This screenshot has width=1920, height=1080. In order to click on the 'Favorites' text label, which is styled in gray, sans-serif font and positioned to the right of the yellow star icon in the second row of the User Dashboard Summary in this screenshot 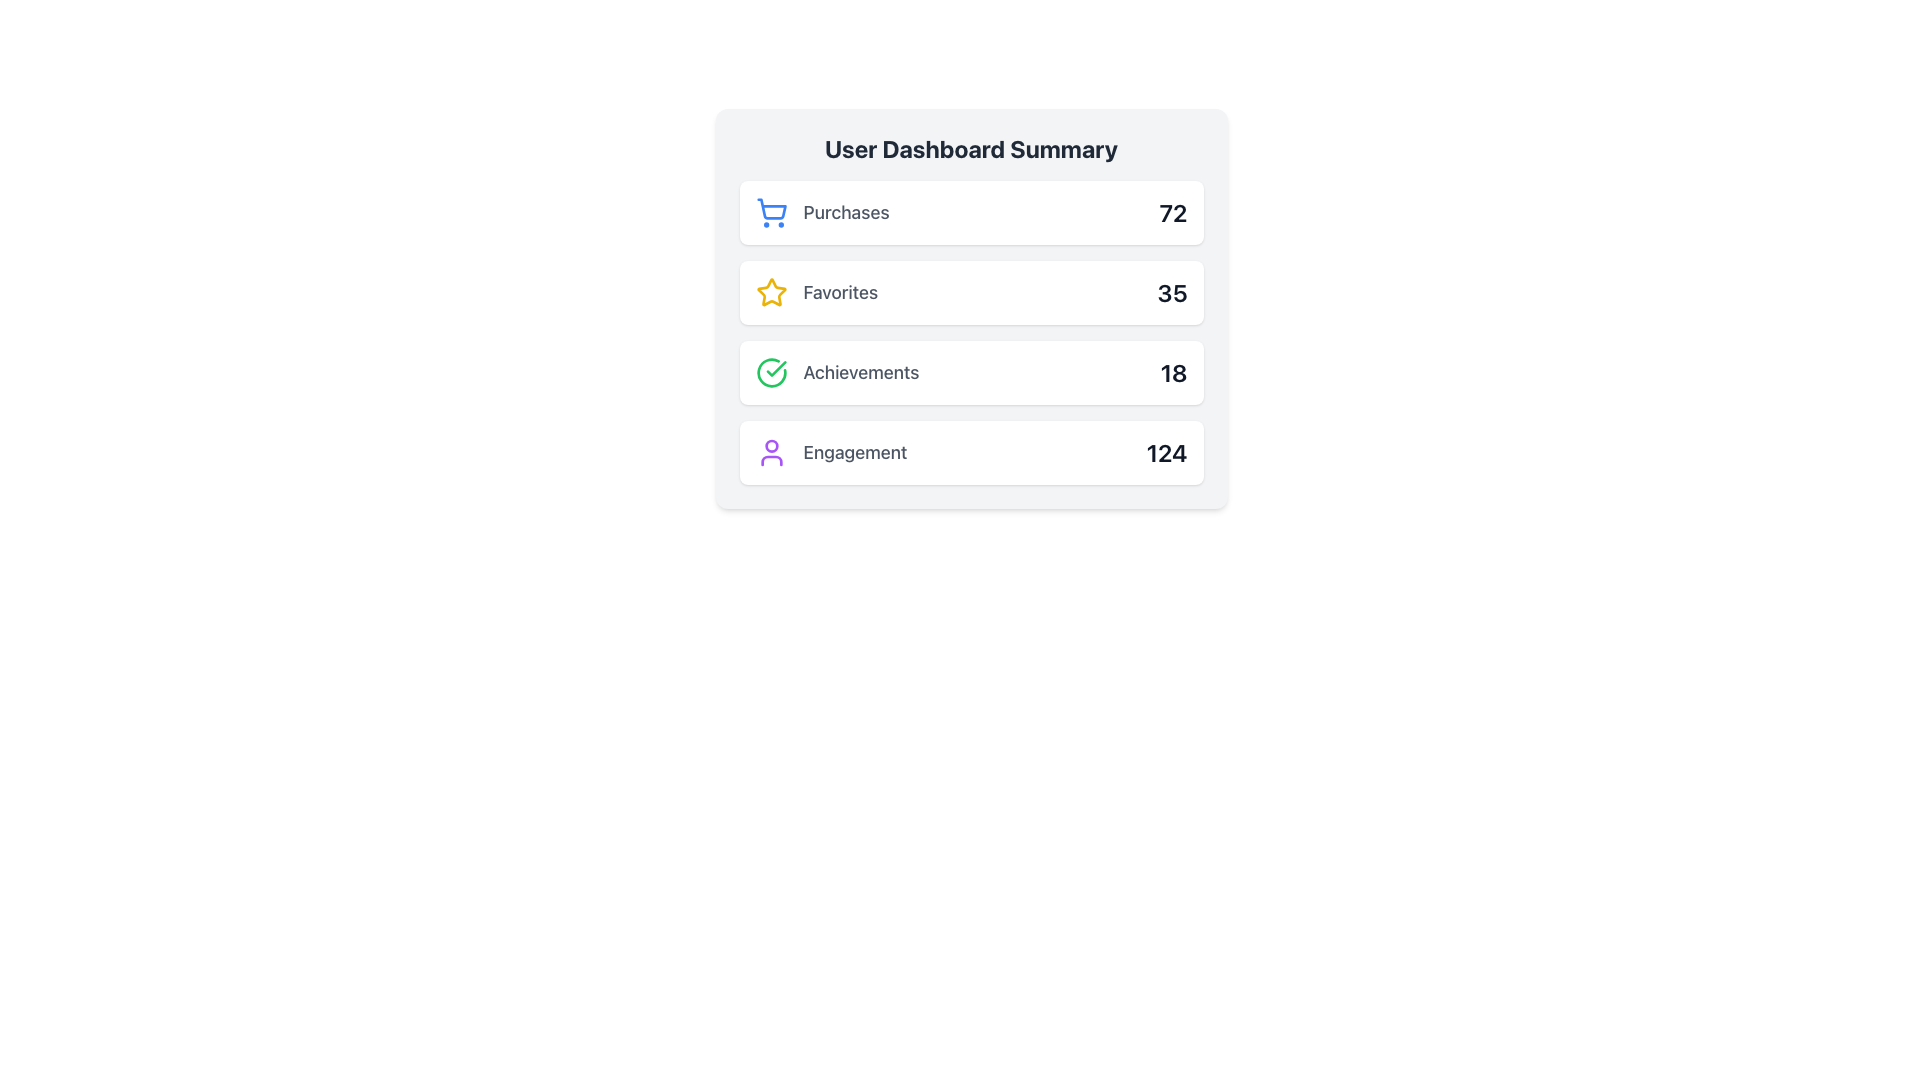, I will do `click(840, 293)`.